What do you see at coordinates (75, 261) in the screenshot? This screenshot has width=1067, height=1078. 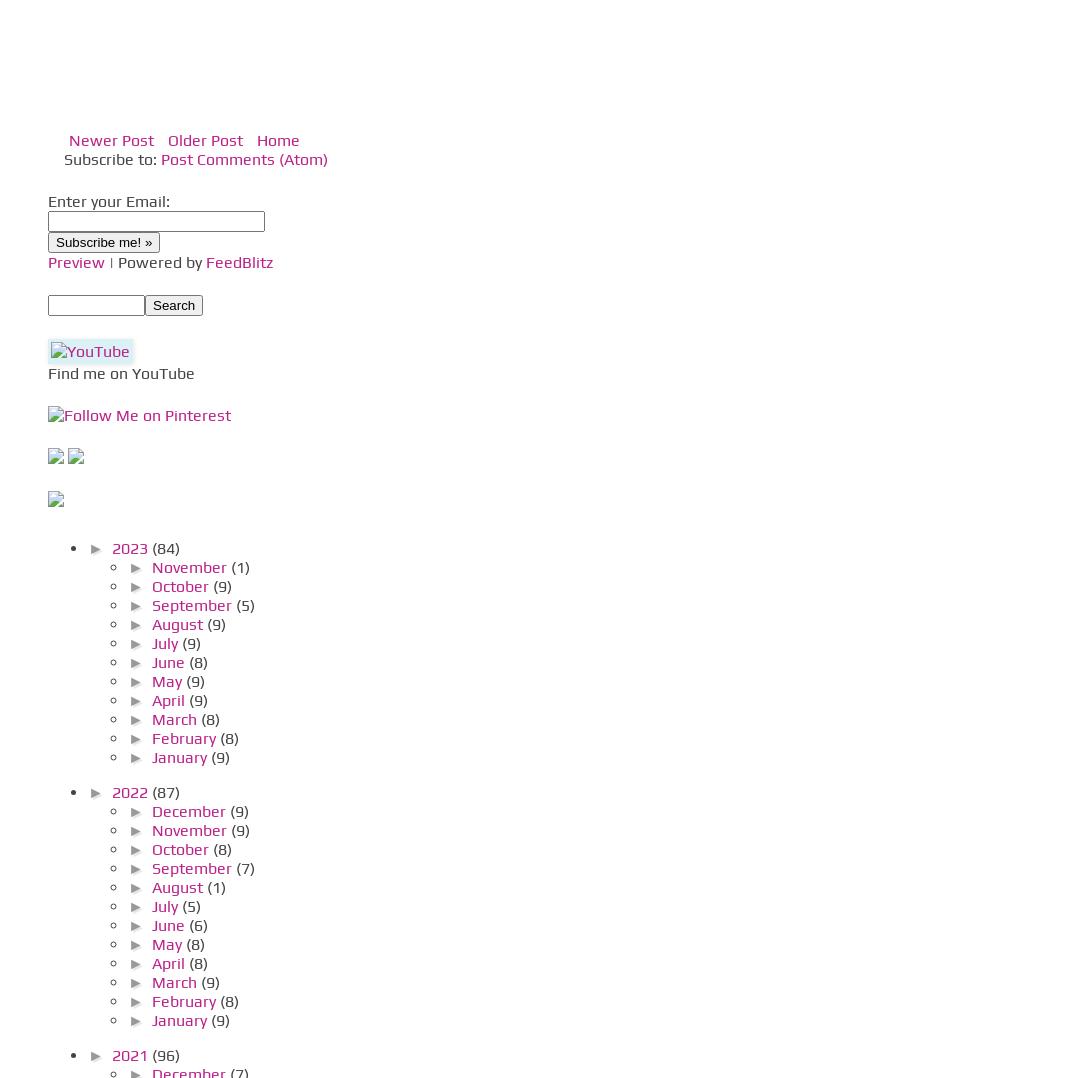 I see `'Preview'` at bounding box center [75, 261].